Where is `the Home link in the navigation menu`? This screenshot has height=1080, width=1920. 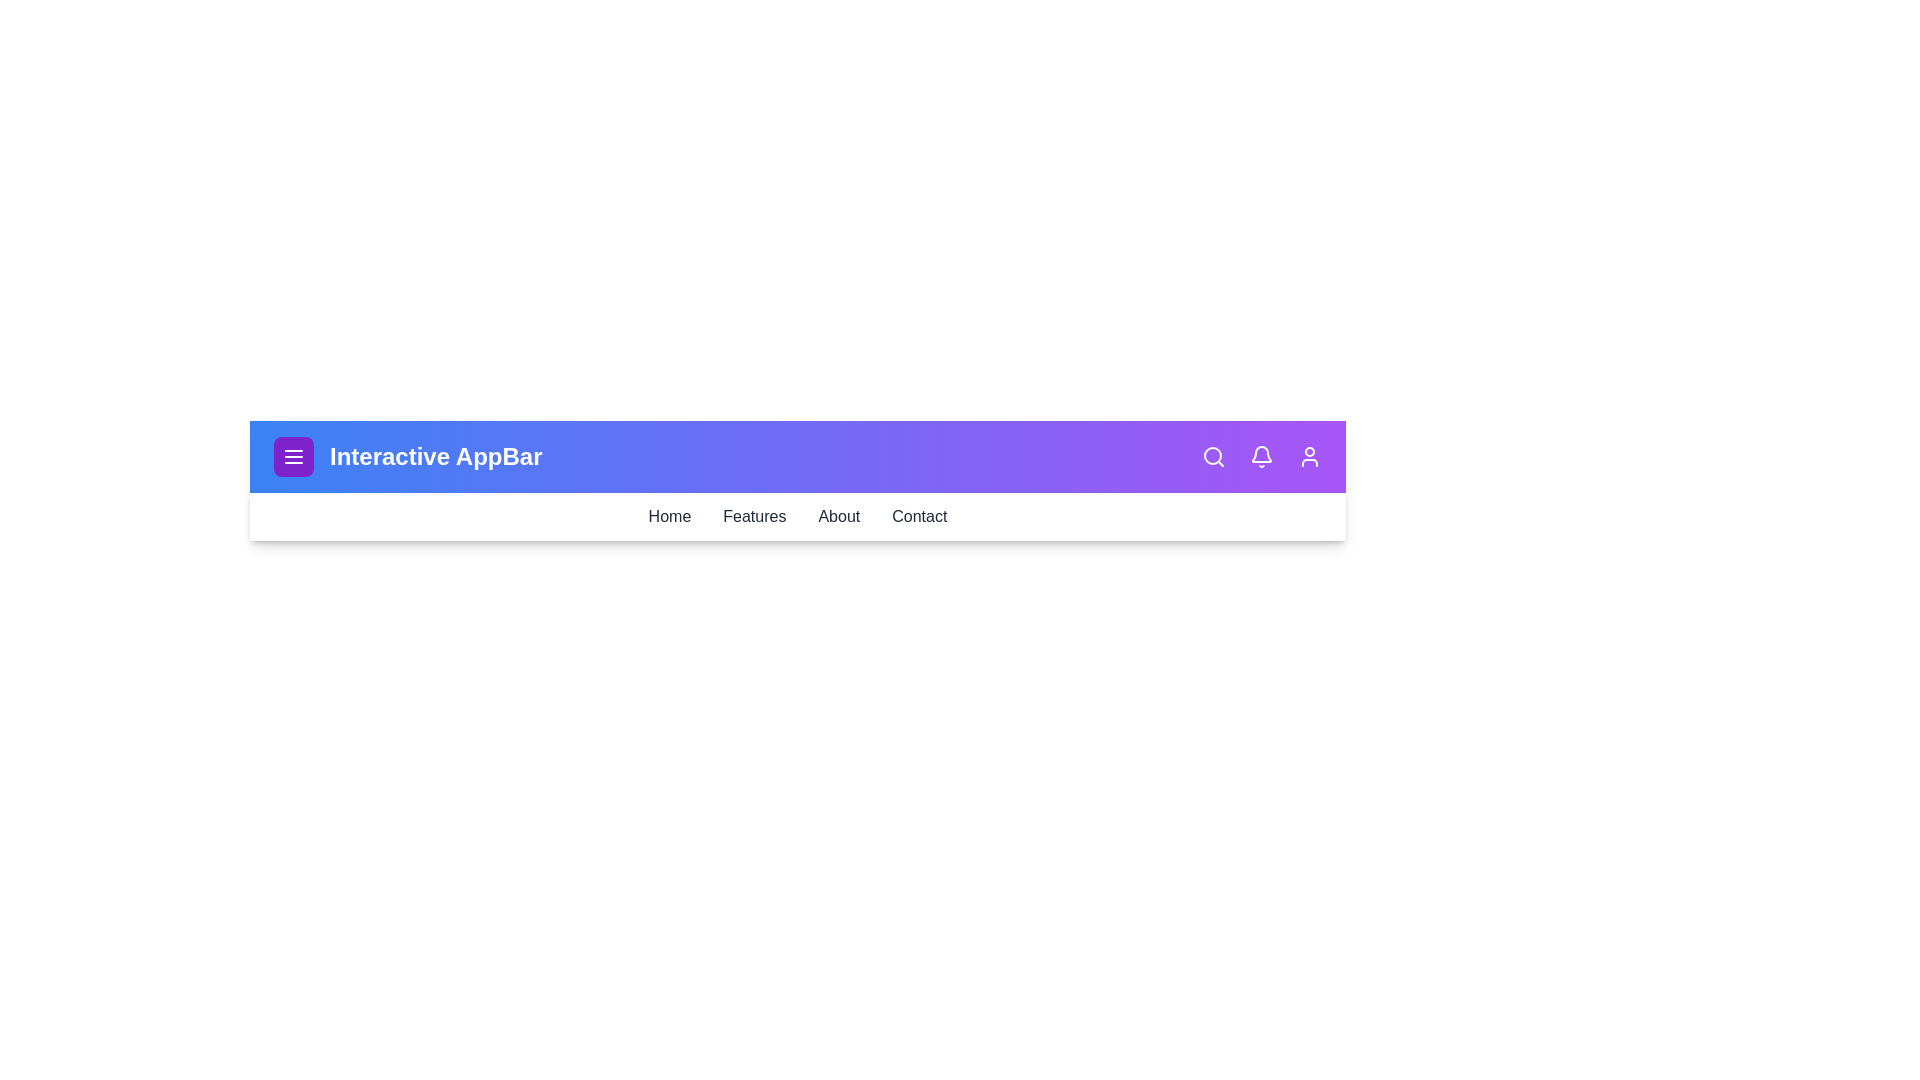 the Home link in the navigation menu is located at coordinates (669, 515).